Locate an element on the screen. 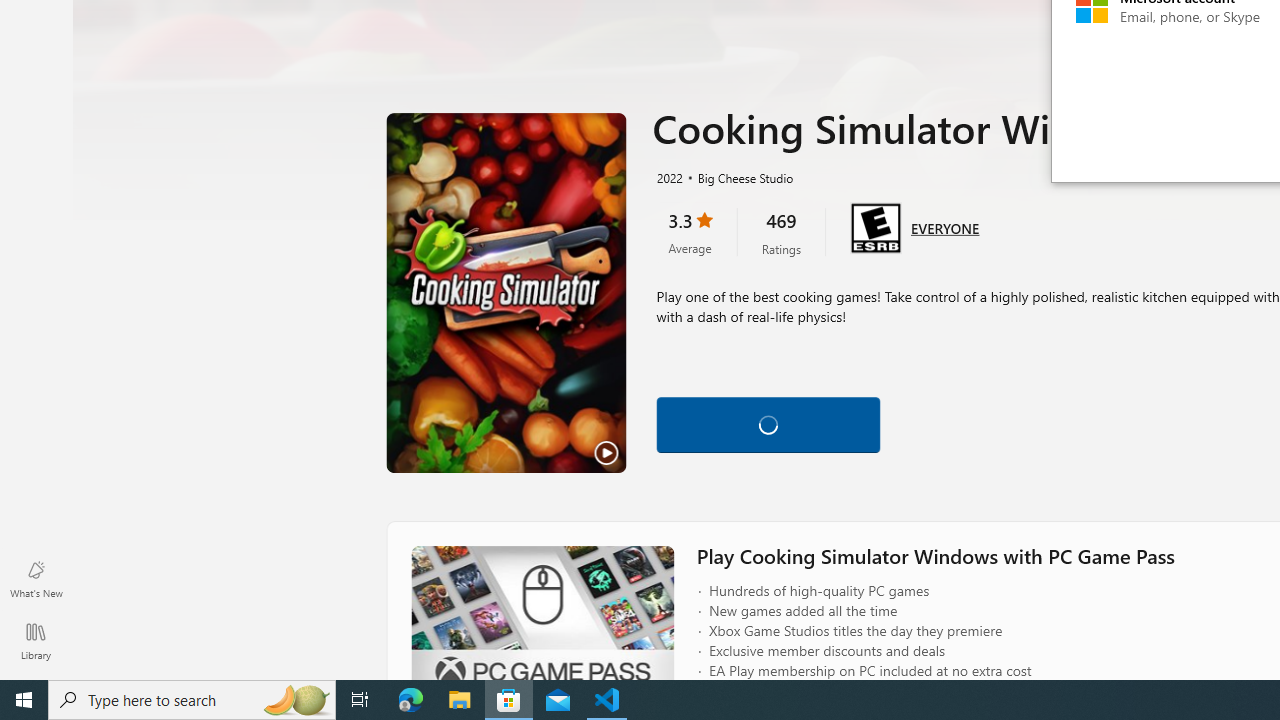 The height and width of the screenshot is (720, 1280). 'Library' is located at coordinates (35, 640).